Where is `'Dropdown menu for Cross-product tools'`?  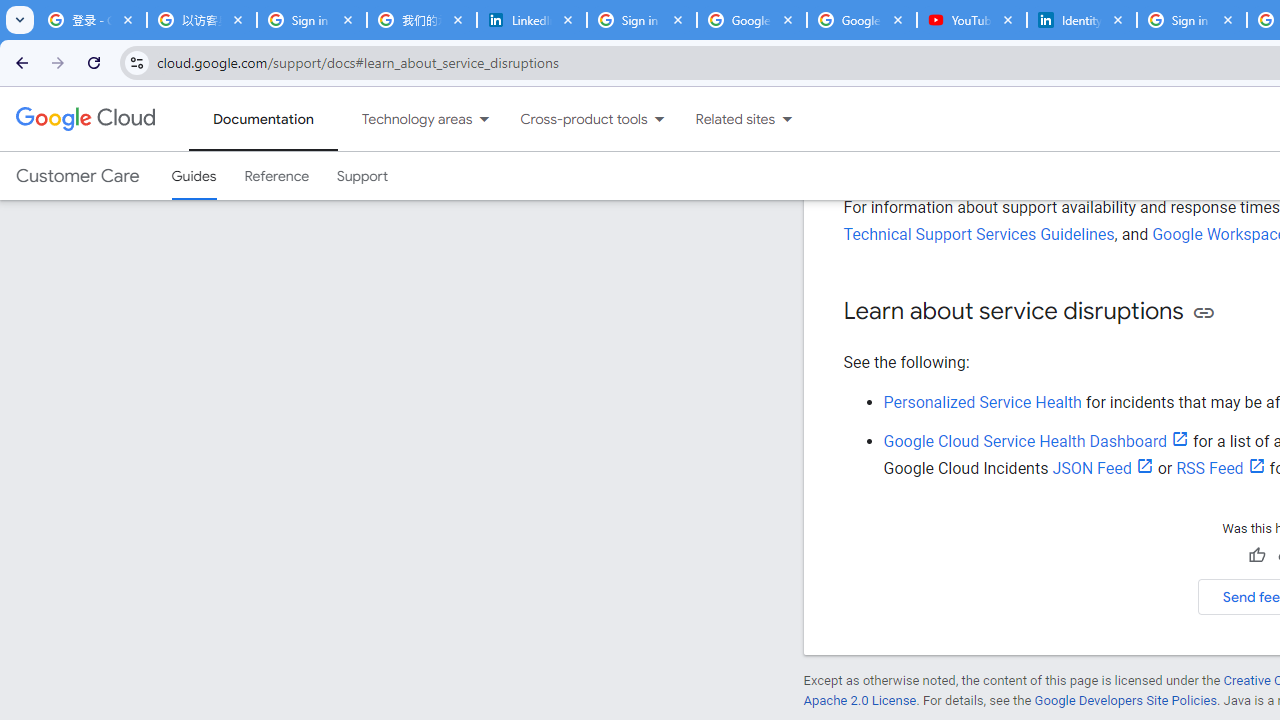
'Dropdown menu for Cross-product tools' is located at coordinates (659, 119).